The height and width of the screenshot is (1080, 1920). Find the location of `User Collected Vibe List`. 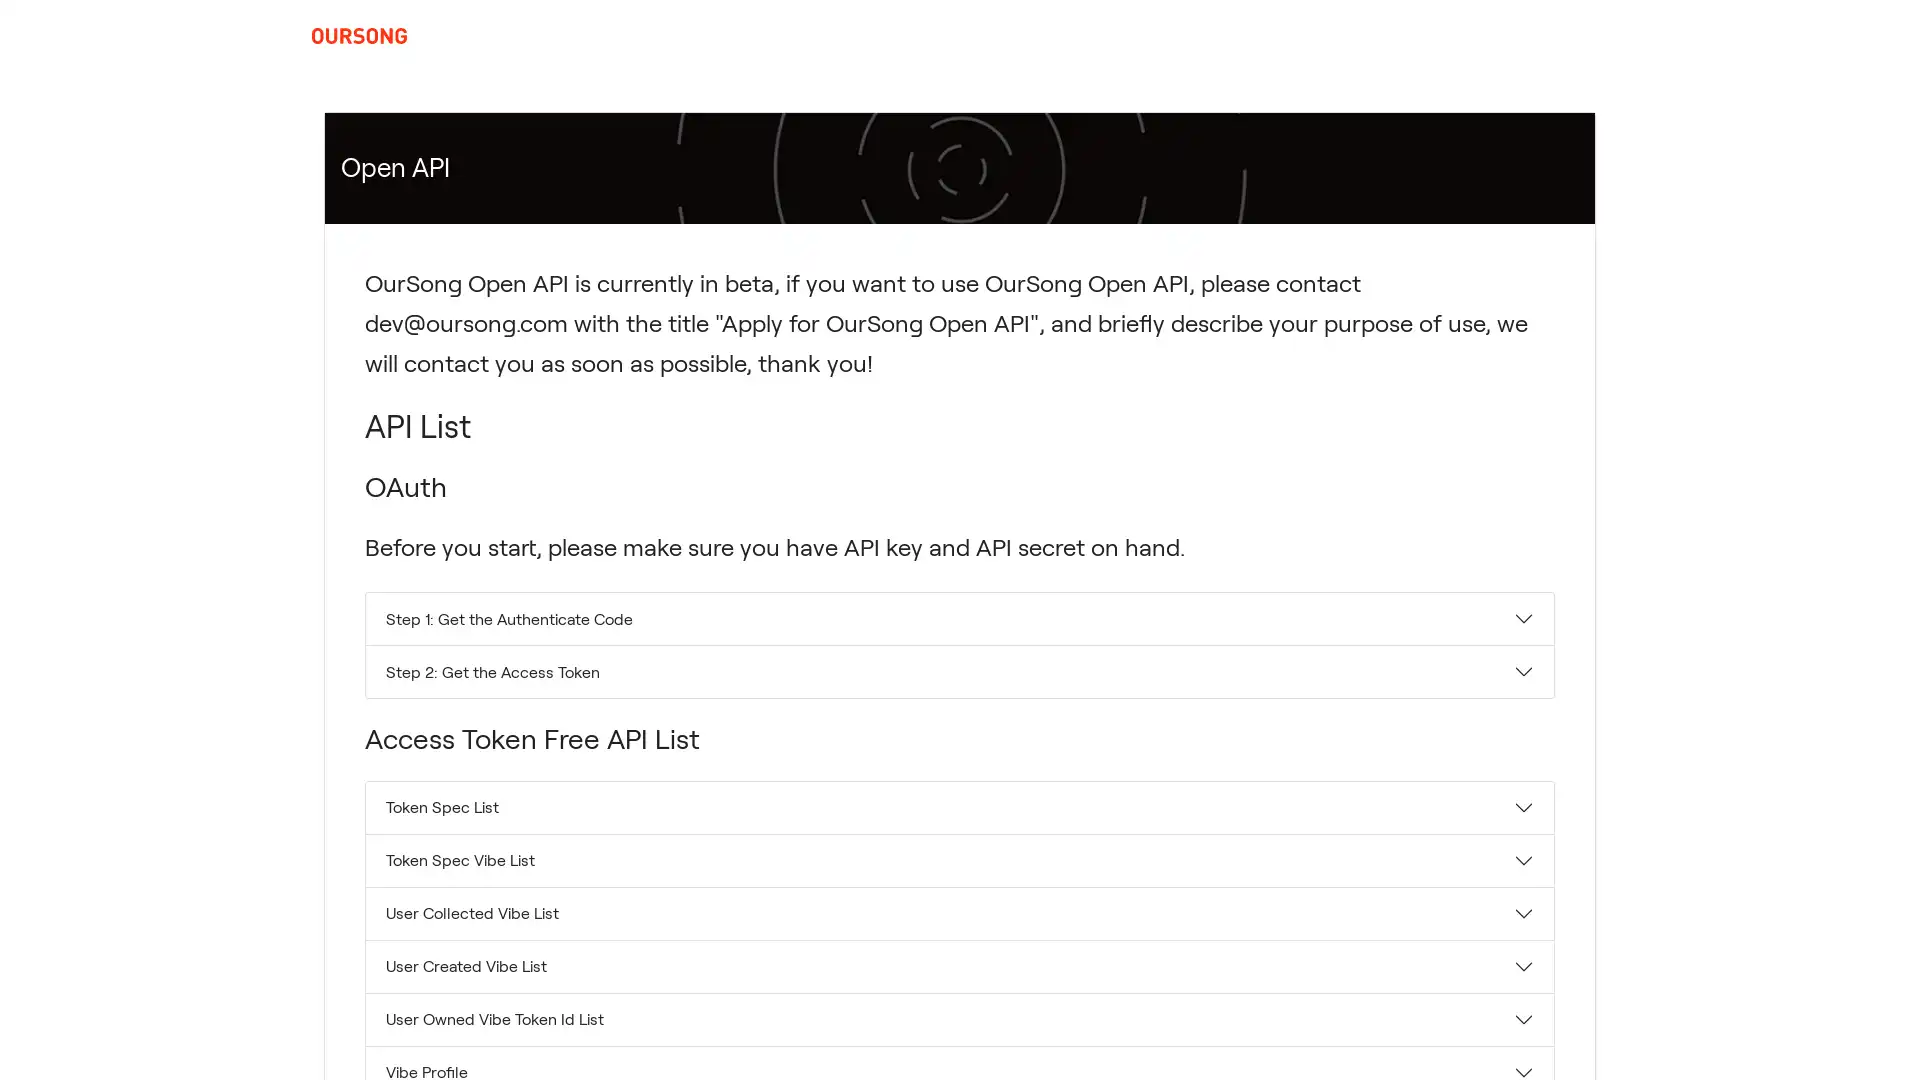

User Collected Vibe List is located at coordinates (960, 913).